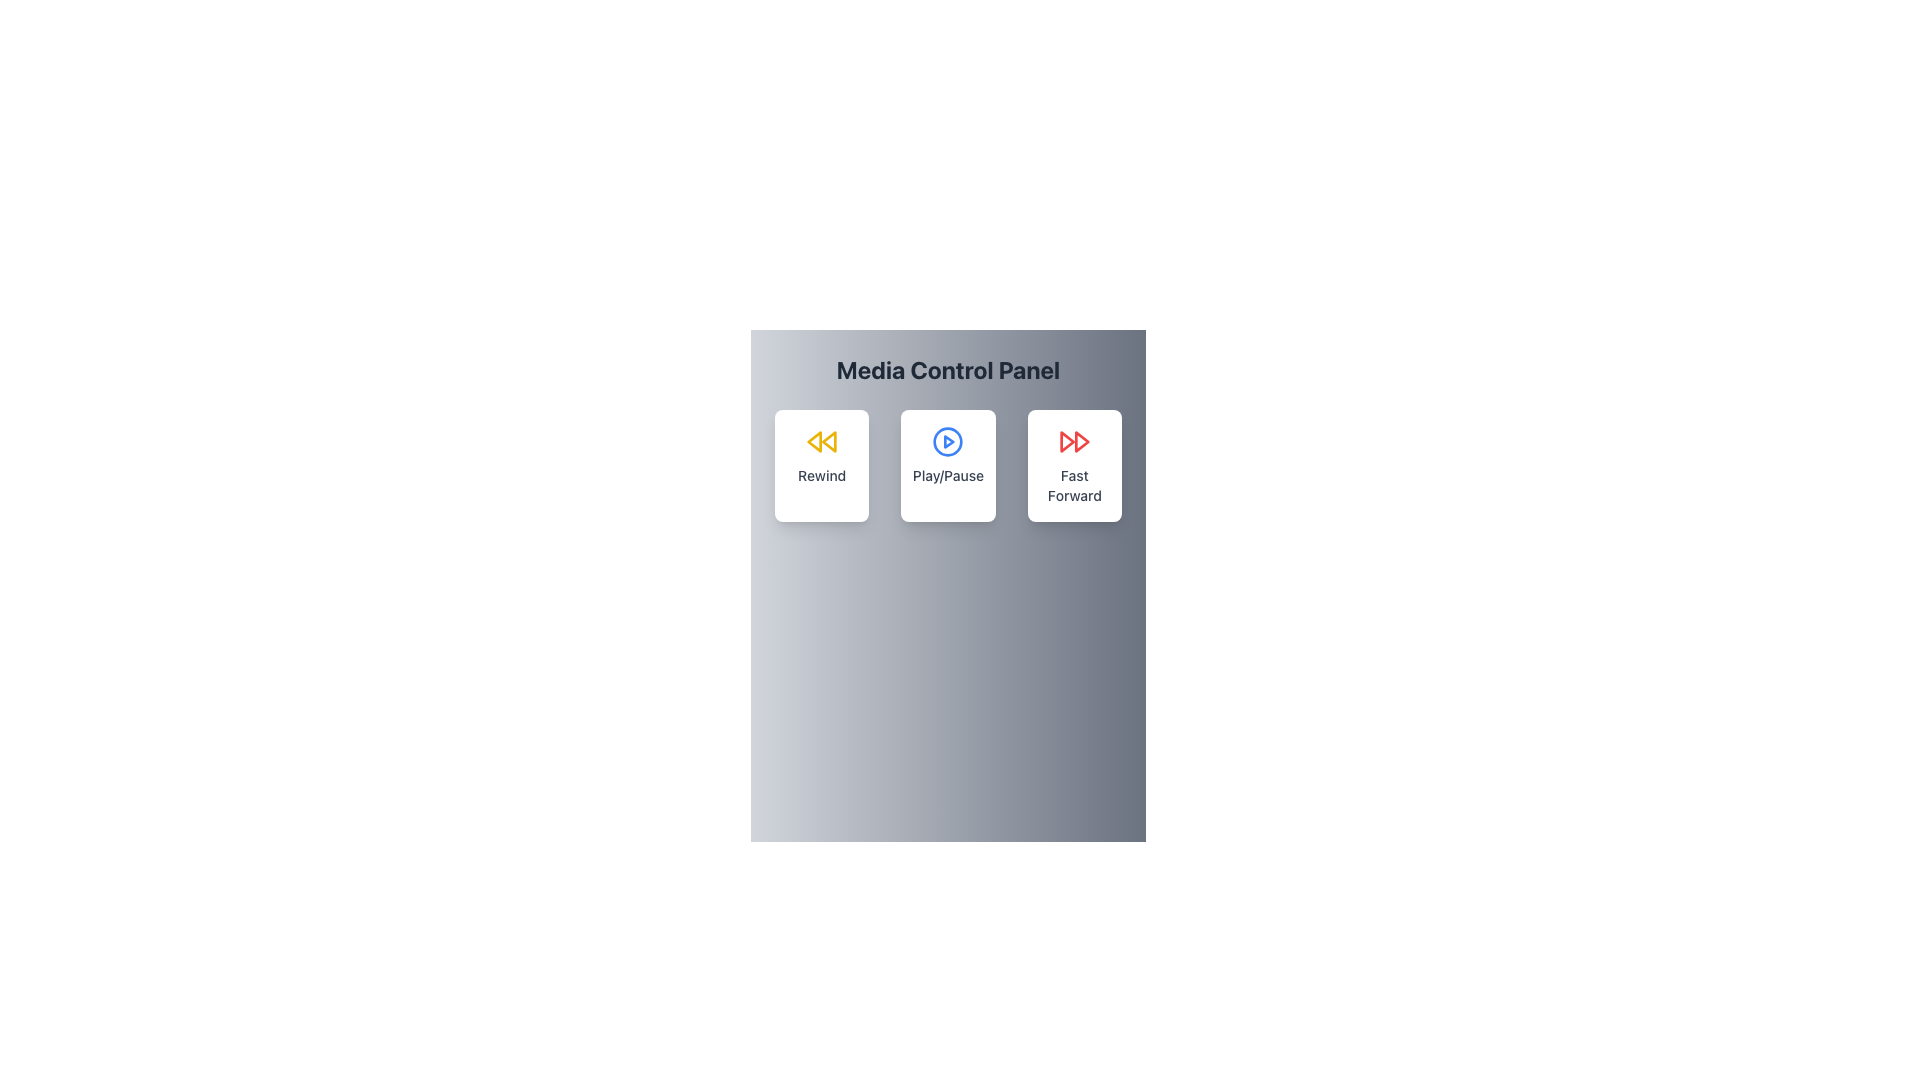 The width and height of the screenshot is (1920, 1080). What do you see at coordinates (948, 441) in the screenshot?
I see `the triangular play icon located within the blue circular outline of the play/pause button in the media control interface` at bounding box center [948, 441].